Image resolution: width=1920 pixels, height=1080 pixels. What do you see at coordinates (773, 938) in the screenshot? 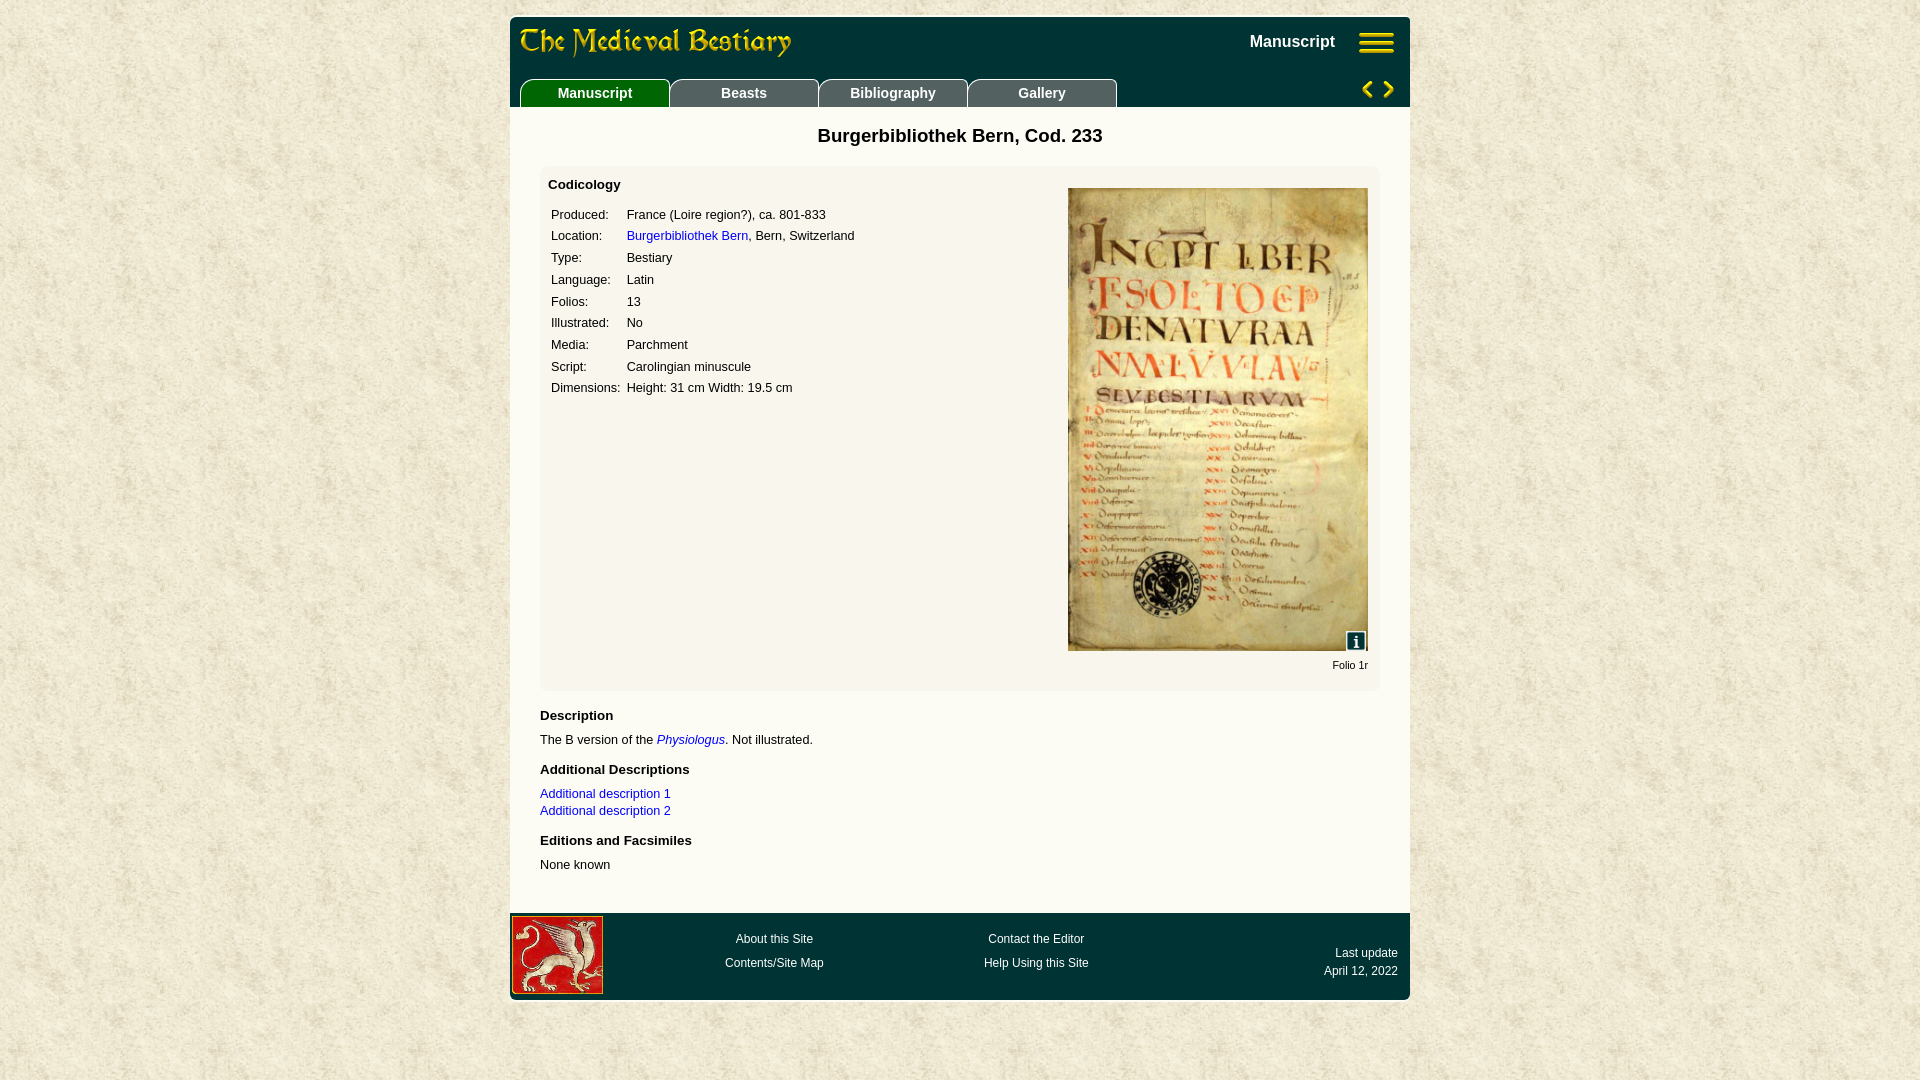
I see `'About this Site'` at bounding box center [773, 938].